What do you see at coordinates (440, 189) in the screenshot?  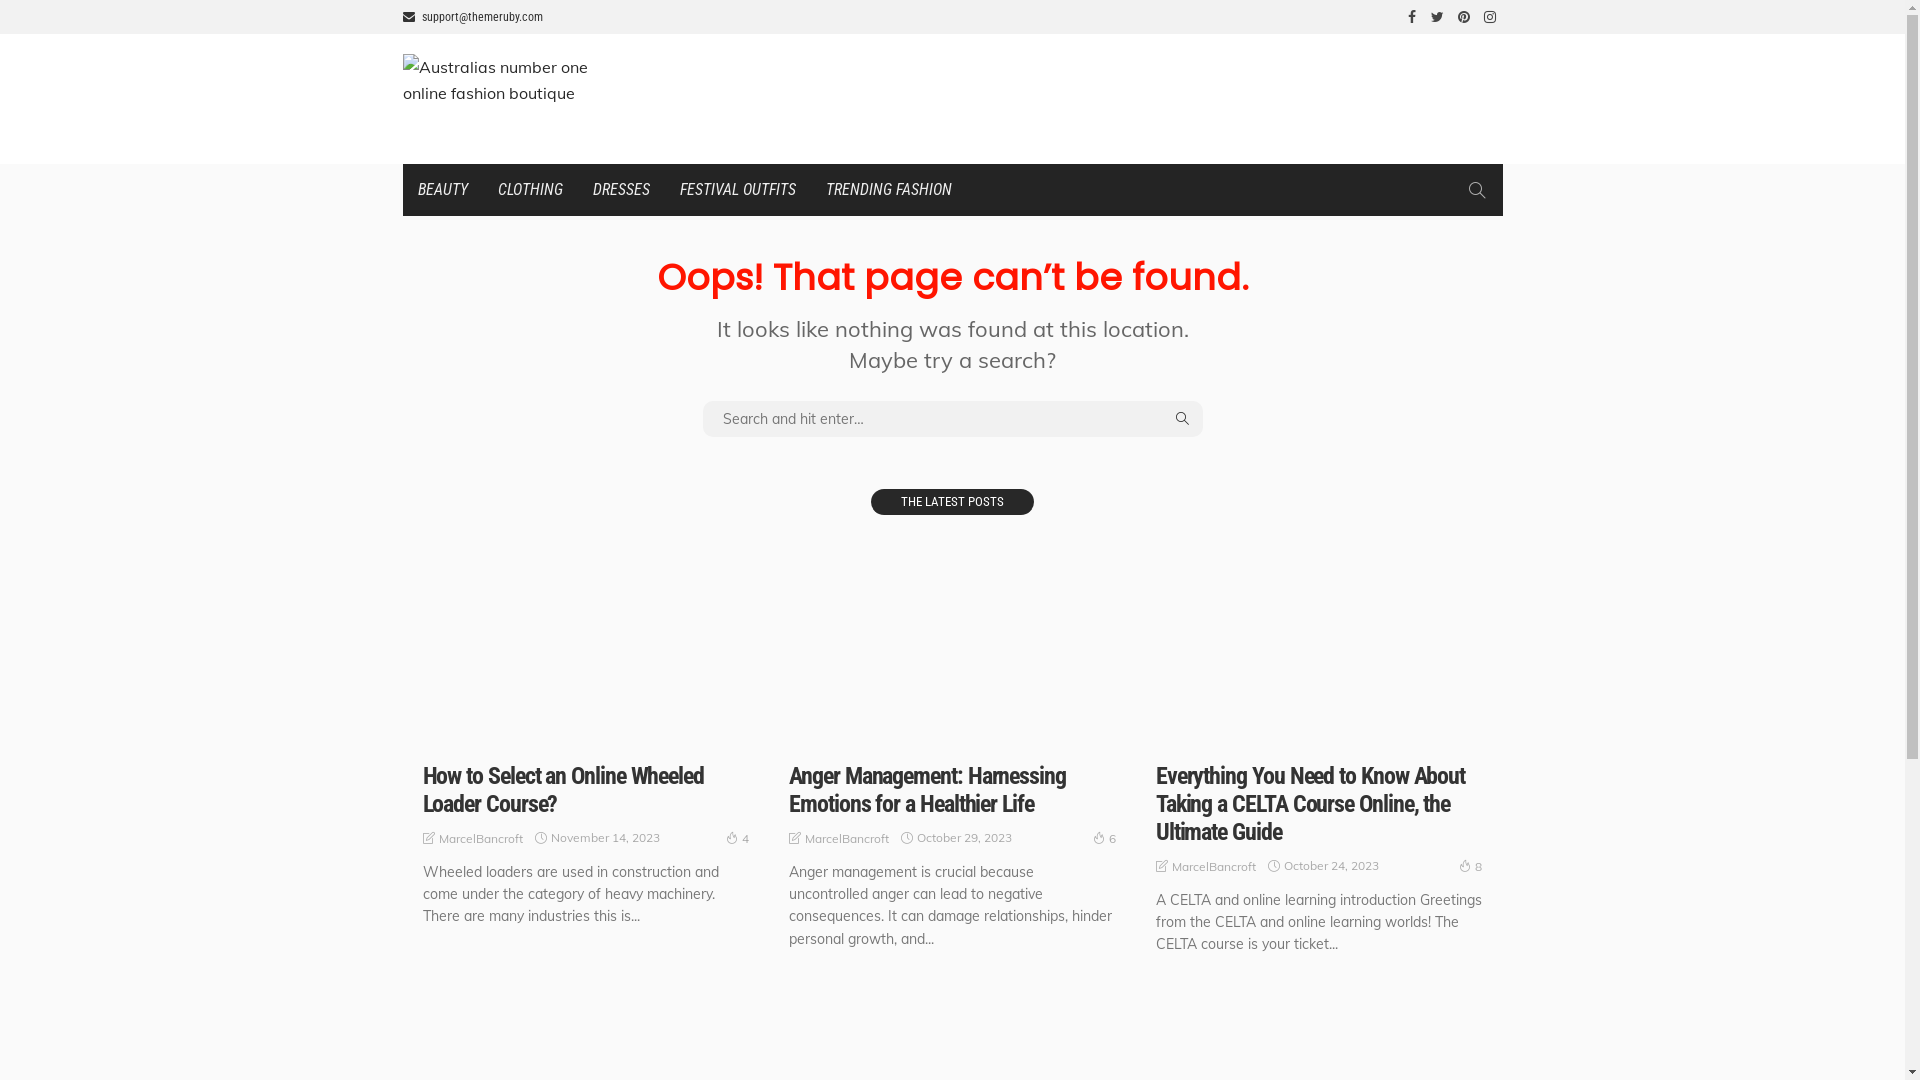 I see `'BEAUTY'` at bounding box center [440, 189].